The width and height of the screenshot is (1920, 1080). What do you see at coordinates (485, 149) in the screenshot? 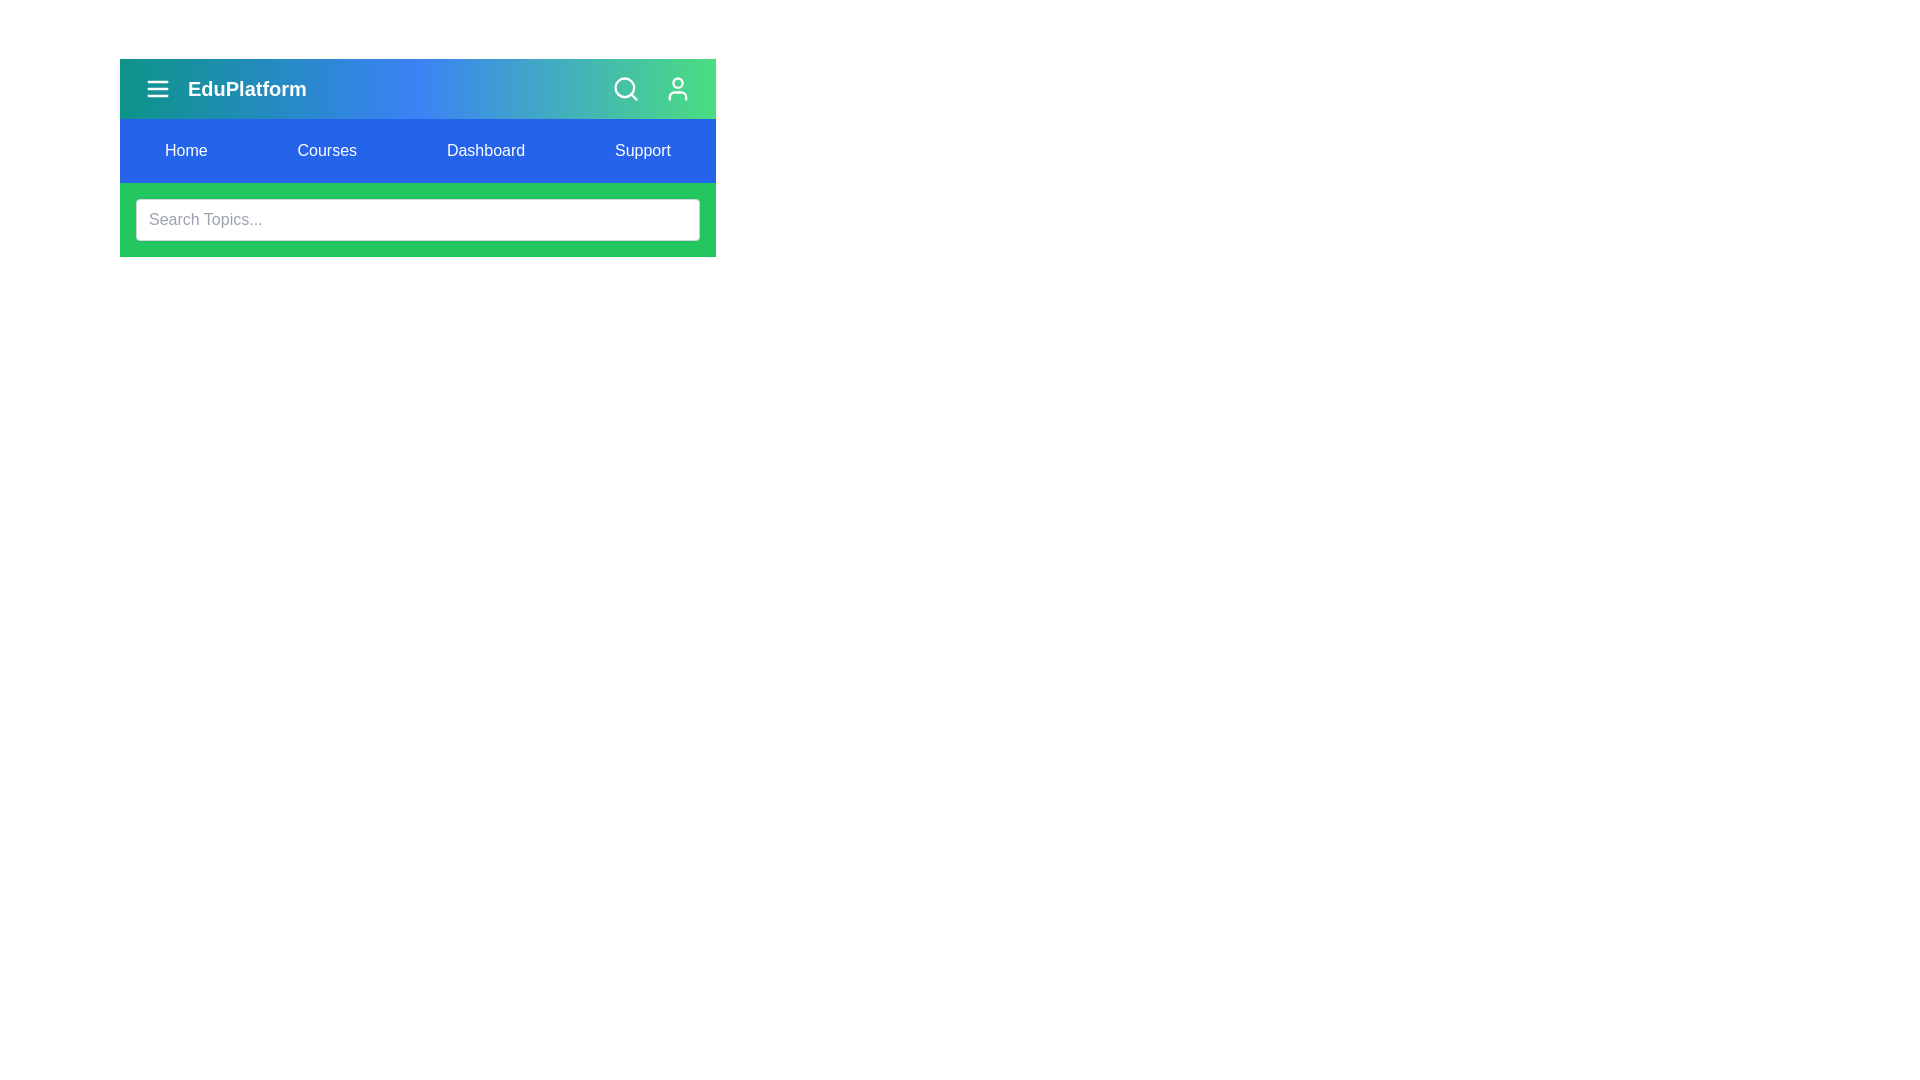
I see `the menu item Dashboard from the navigation bar` at bounding box center [485, 149].